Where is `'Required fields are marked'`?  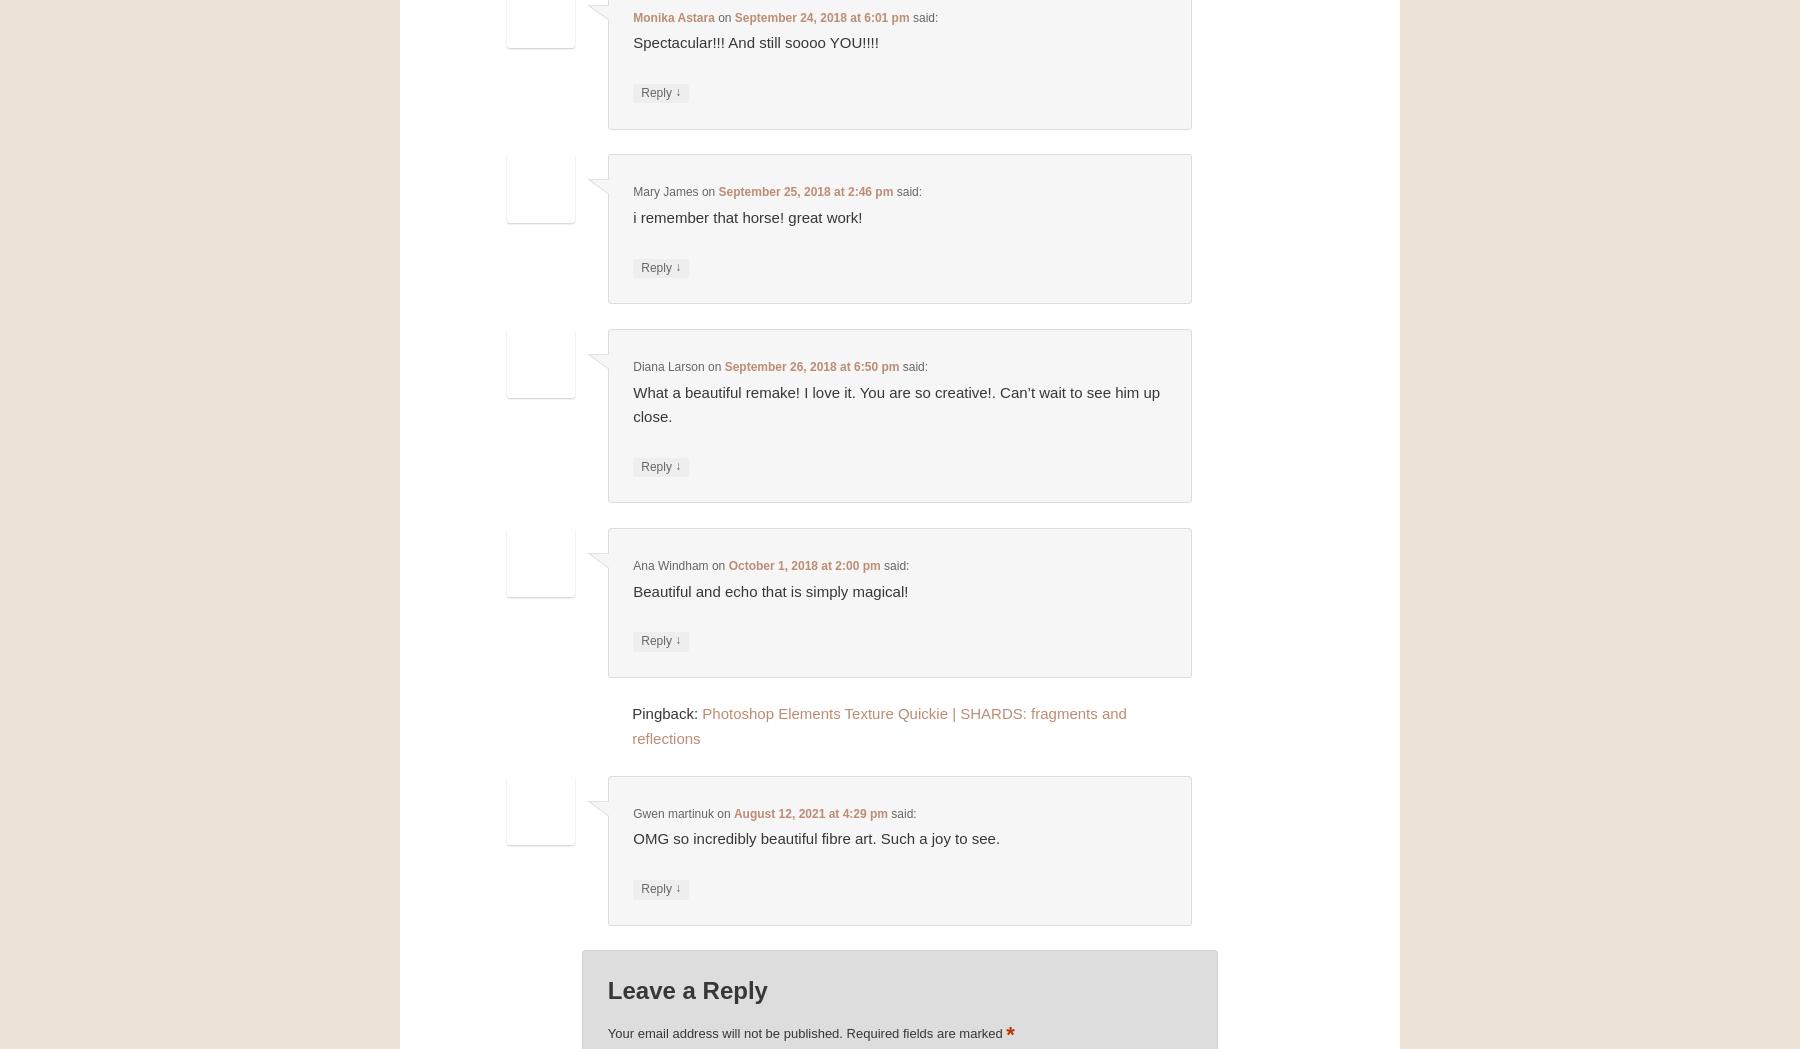 'Required fields are marked' is located at coordinates (924, 1032).